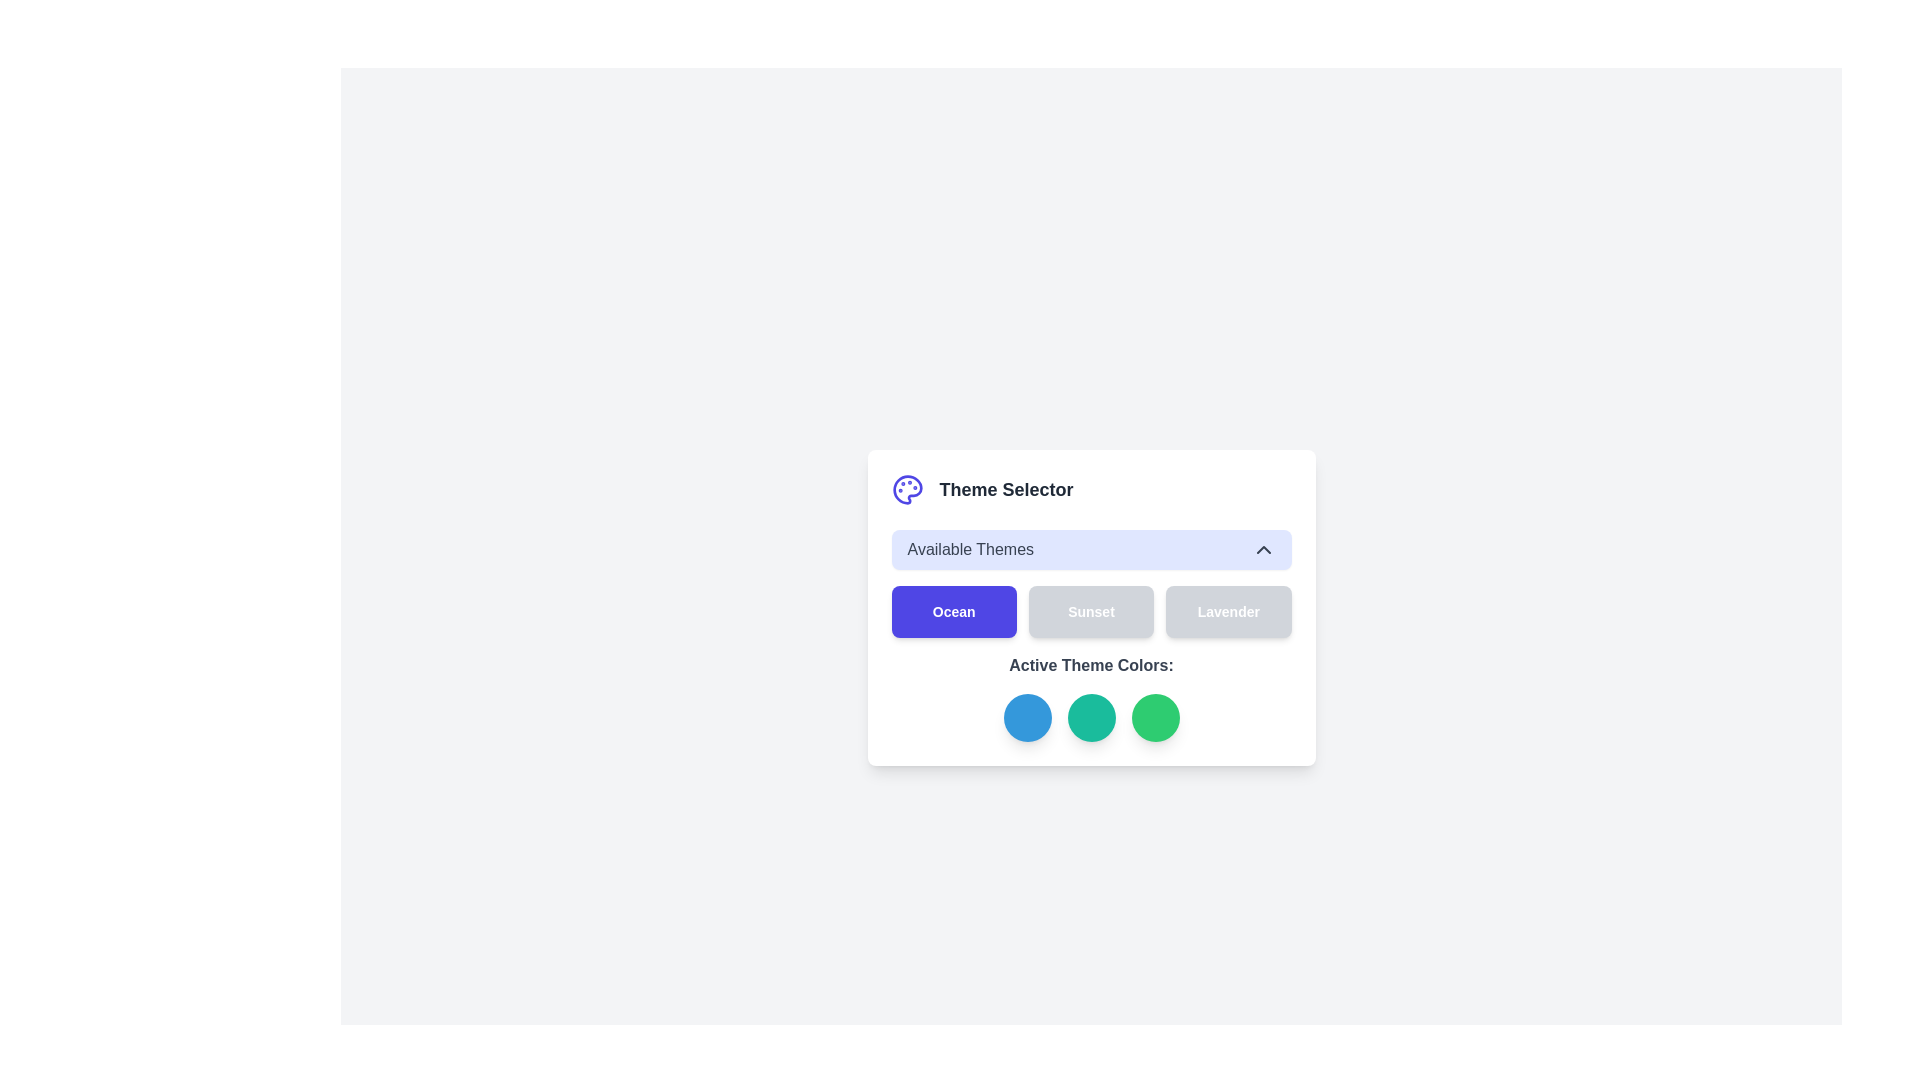 The width and height of the screenshot is (1920, 1080). I want to click on the blue rectangular button labeled 'Ocean', so click(953, 611).